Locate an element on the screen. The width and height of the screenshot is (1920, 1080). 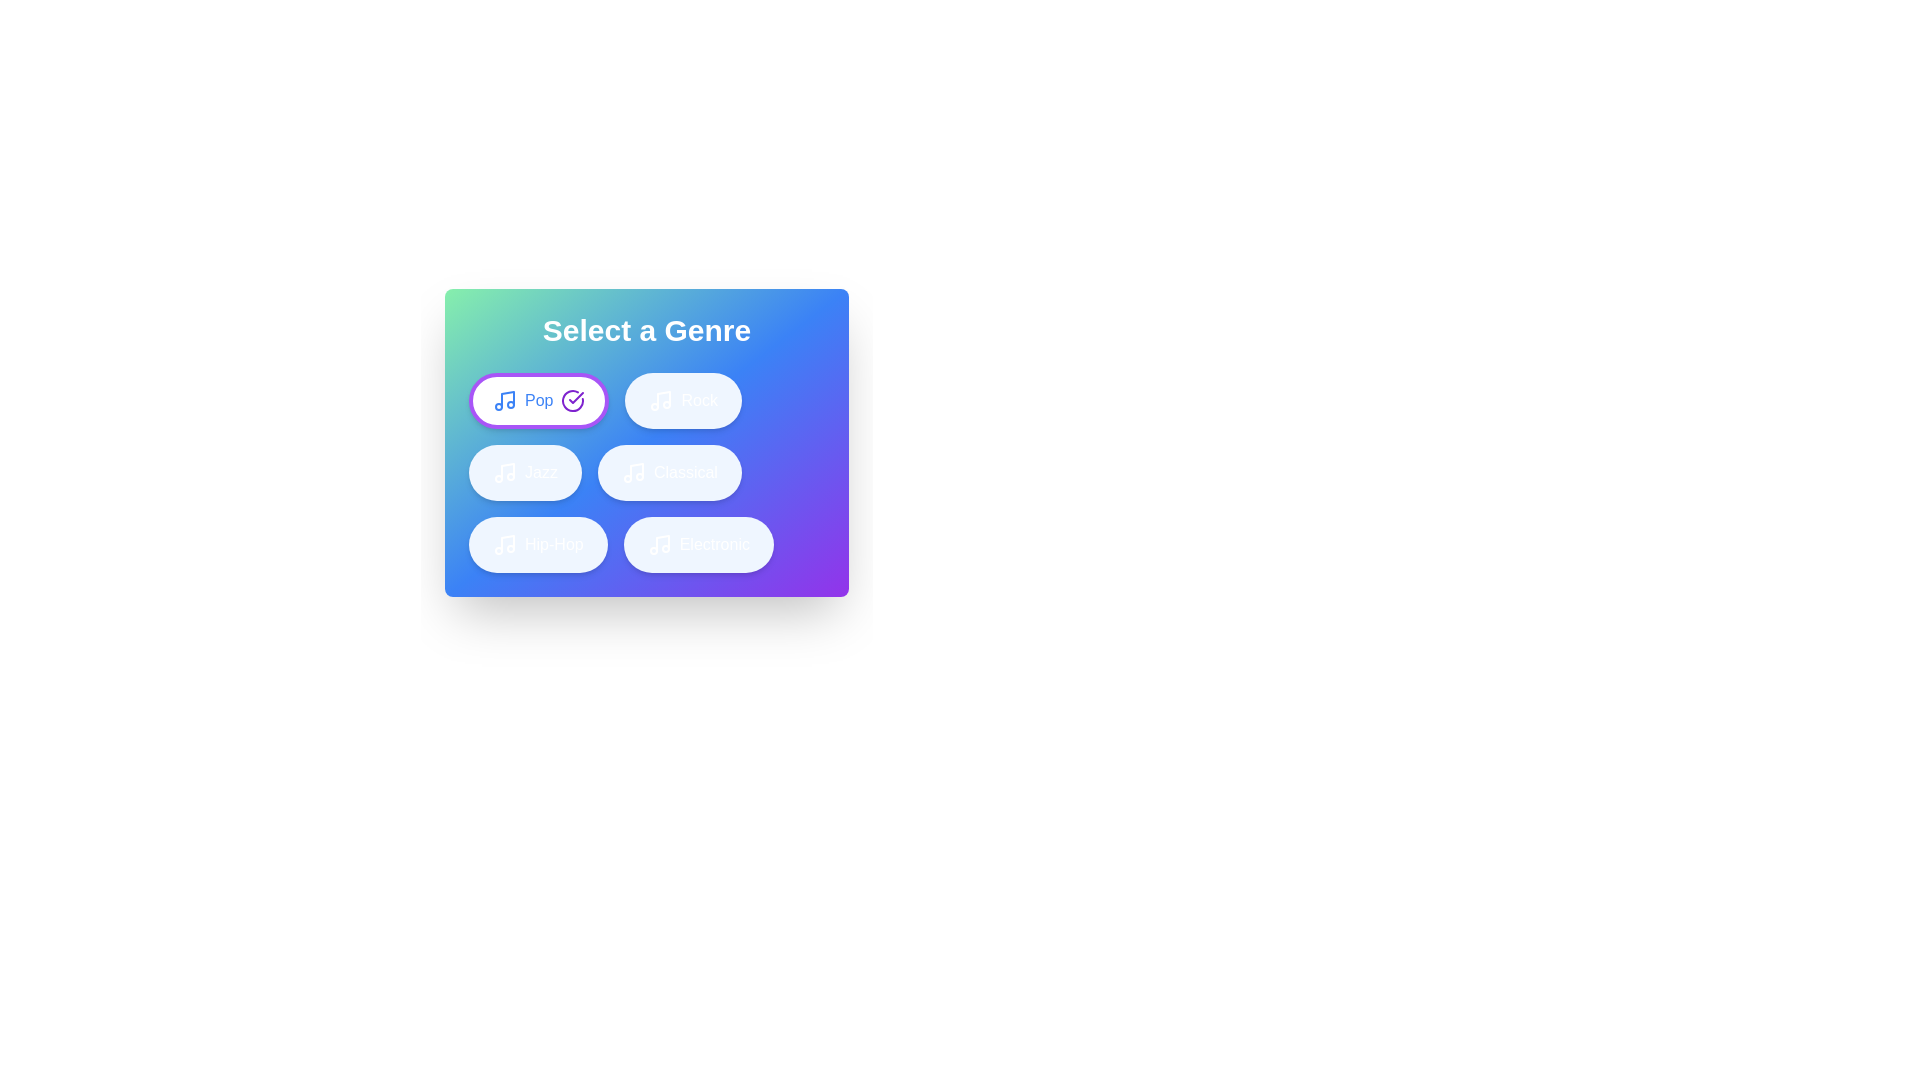
the 'Classical' genre selection button located in the second row and third column of the 'Select a Genre' section, directly below the 'Rock' button and to the right of the 'Jazz' button is located at coordinates (669, 473).